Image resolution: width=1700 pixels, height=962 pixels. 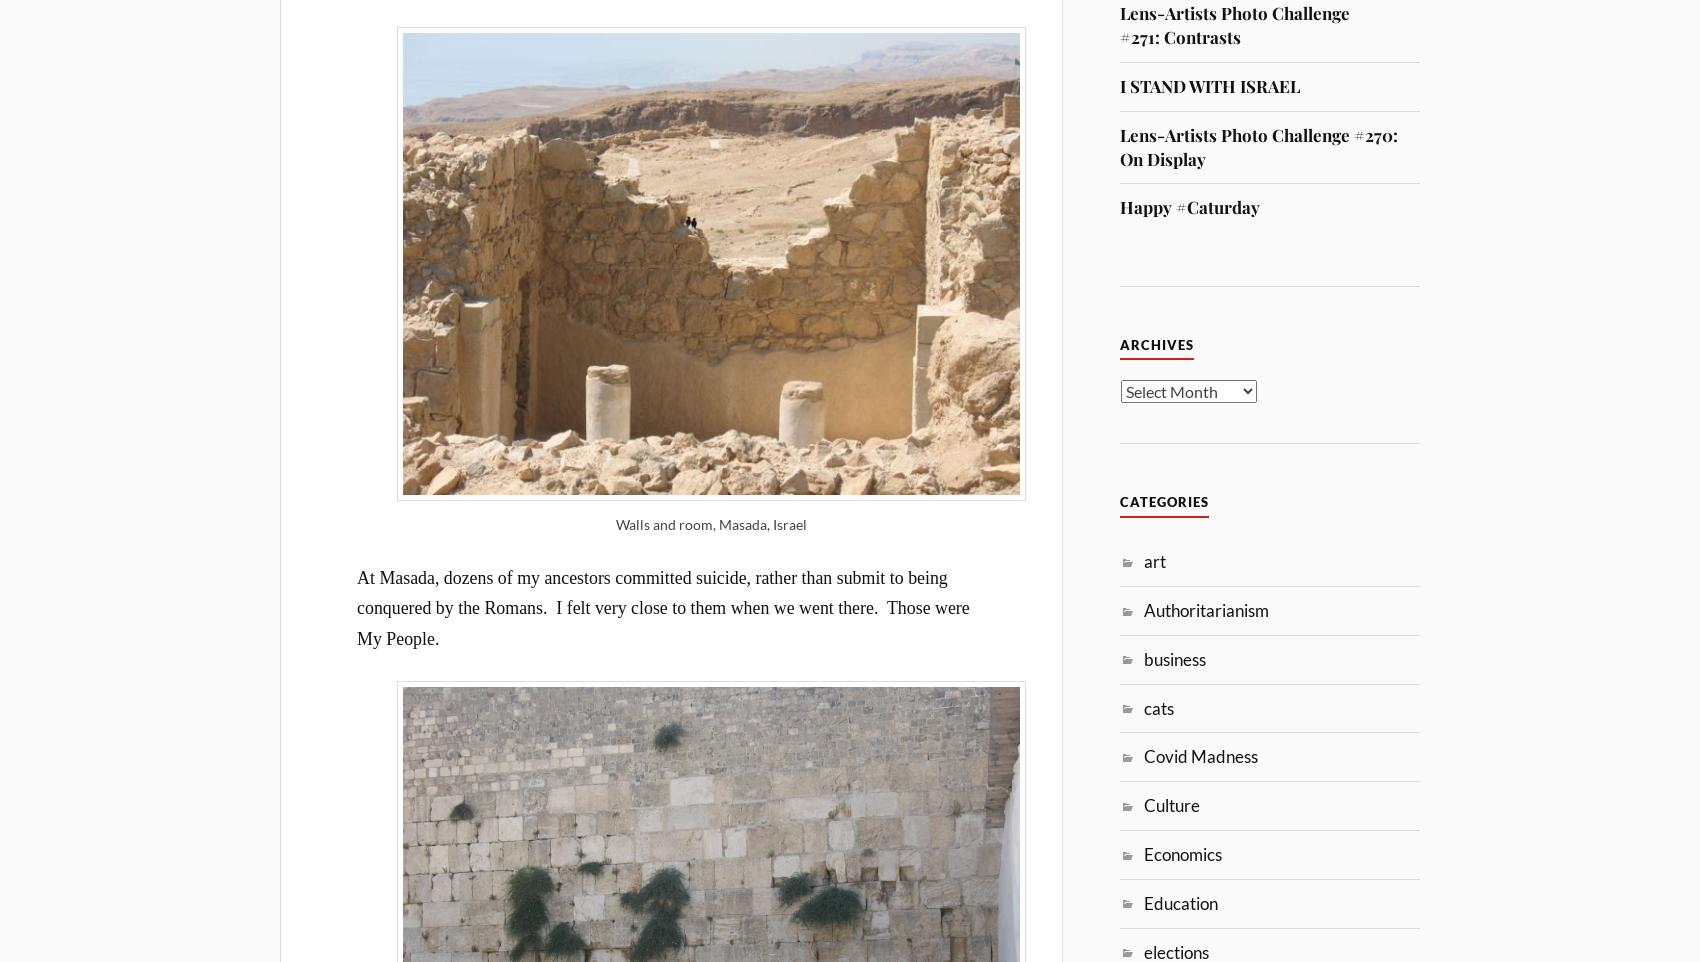 What do you see at coordinates (1170, 804) in the screenshot?
I see `'Culture'` at bounding box center [1170, 804].